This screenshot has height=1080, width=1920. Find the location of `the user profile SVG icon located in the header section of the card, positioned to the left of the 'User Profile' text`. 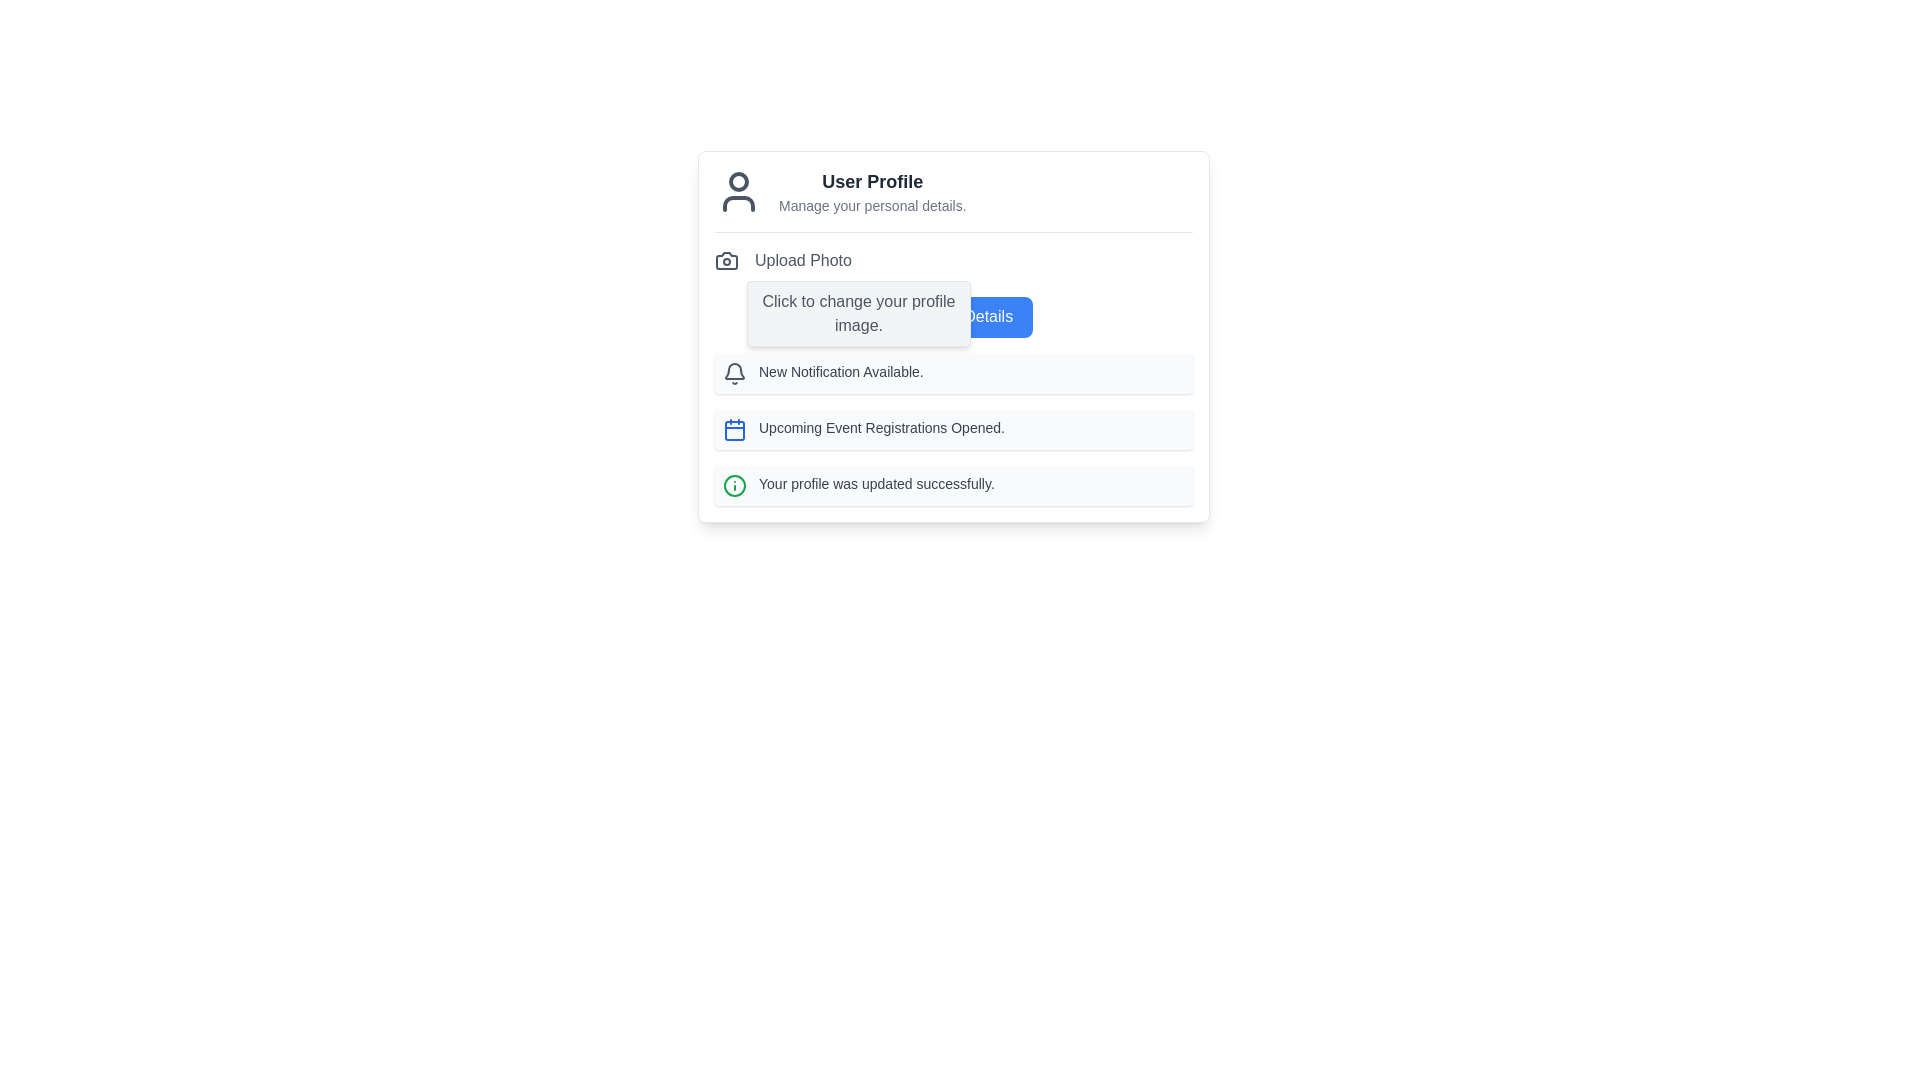

the user profile SVG icon located in the header section of the card, positioned to the left of the 'User Profile' text is located at coordinates (738, 192).